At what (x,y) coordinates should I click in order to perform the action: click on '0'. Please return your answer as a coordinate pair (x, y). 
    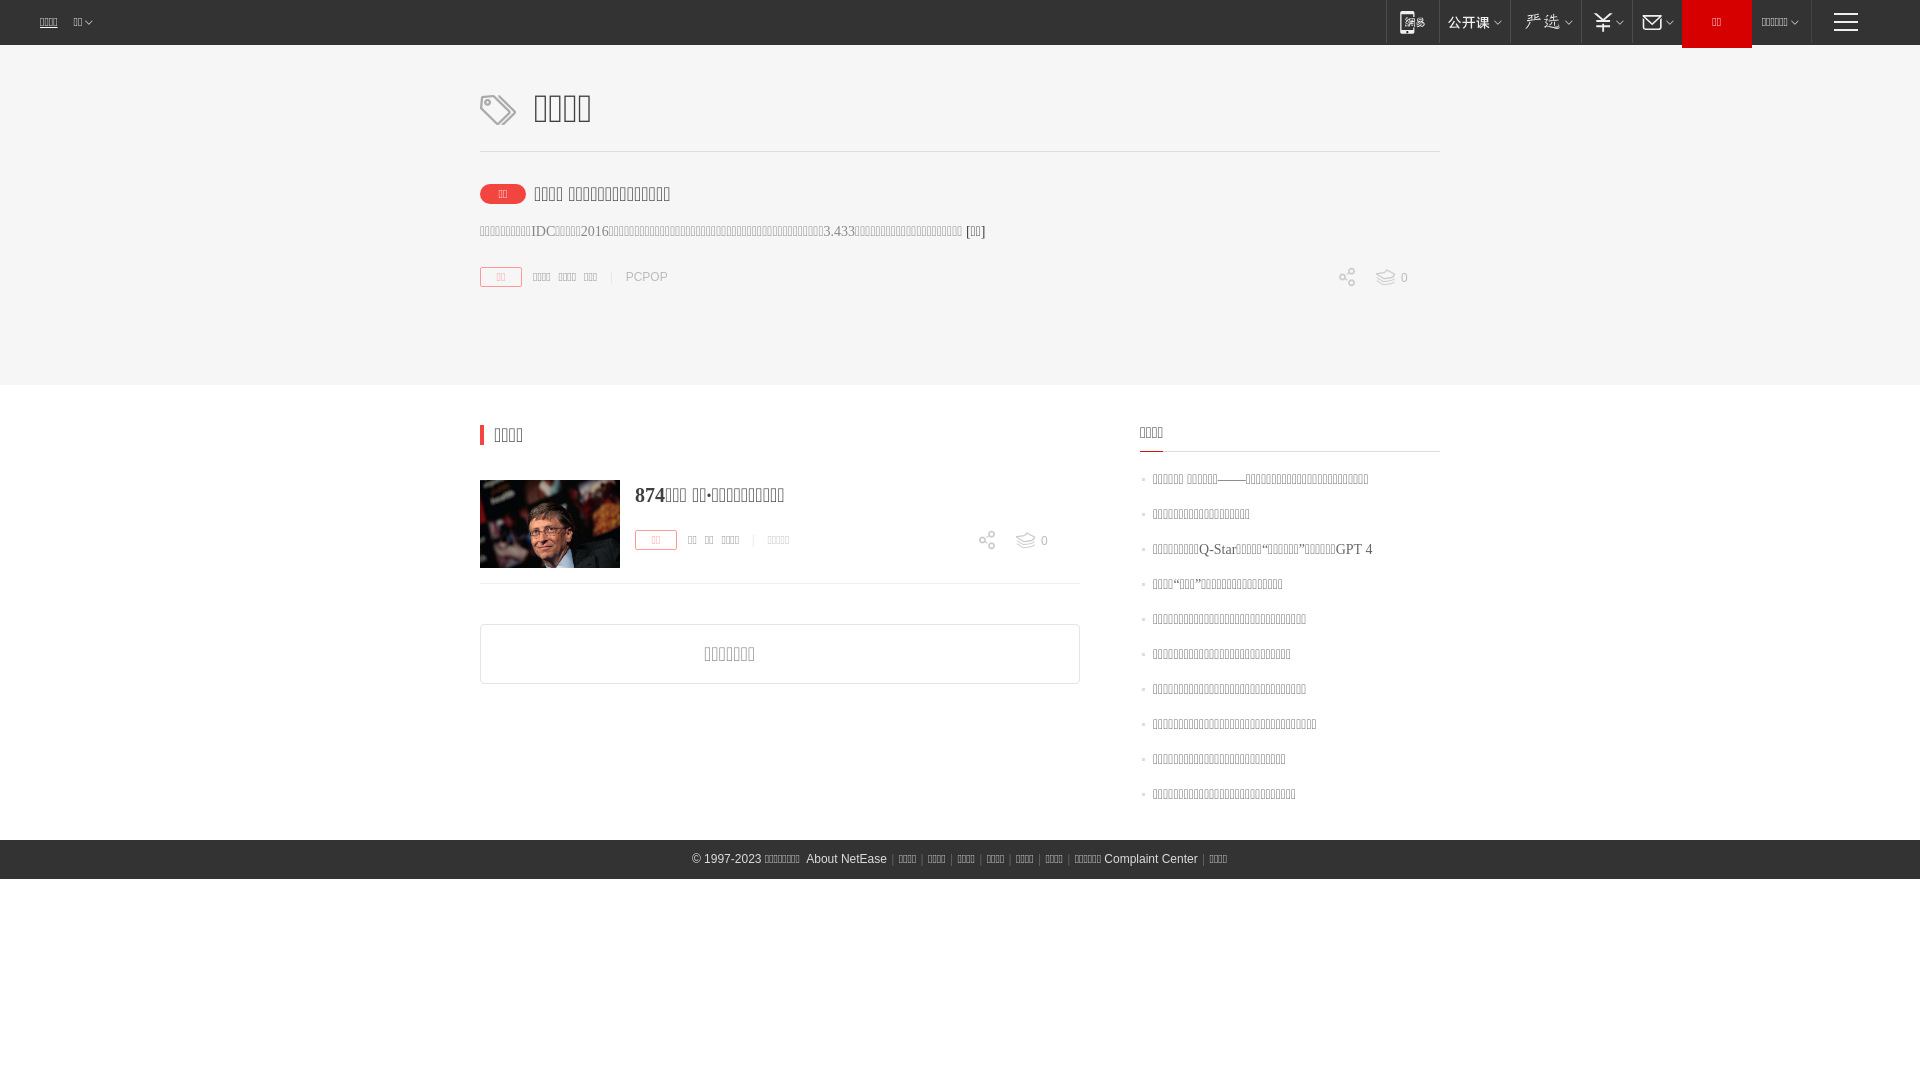
    Looking at the image, I should click on (896, 678).